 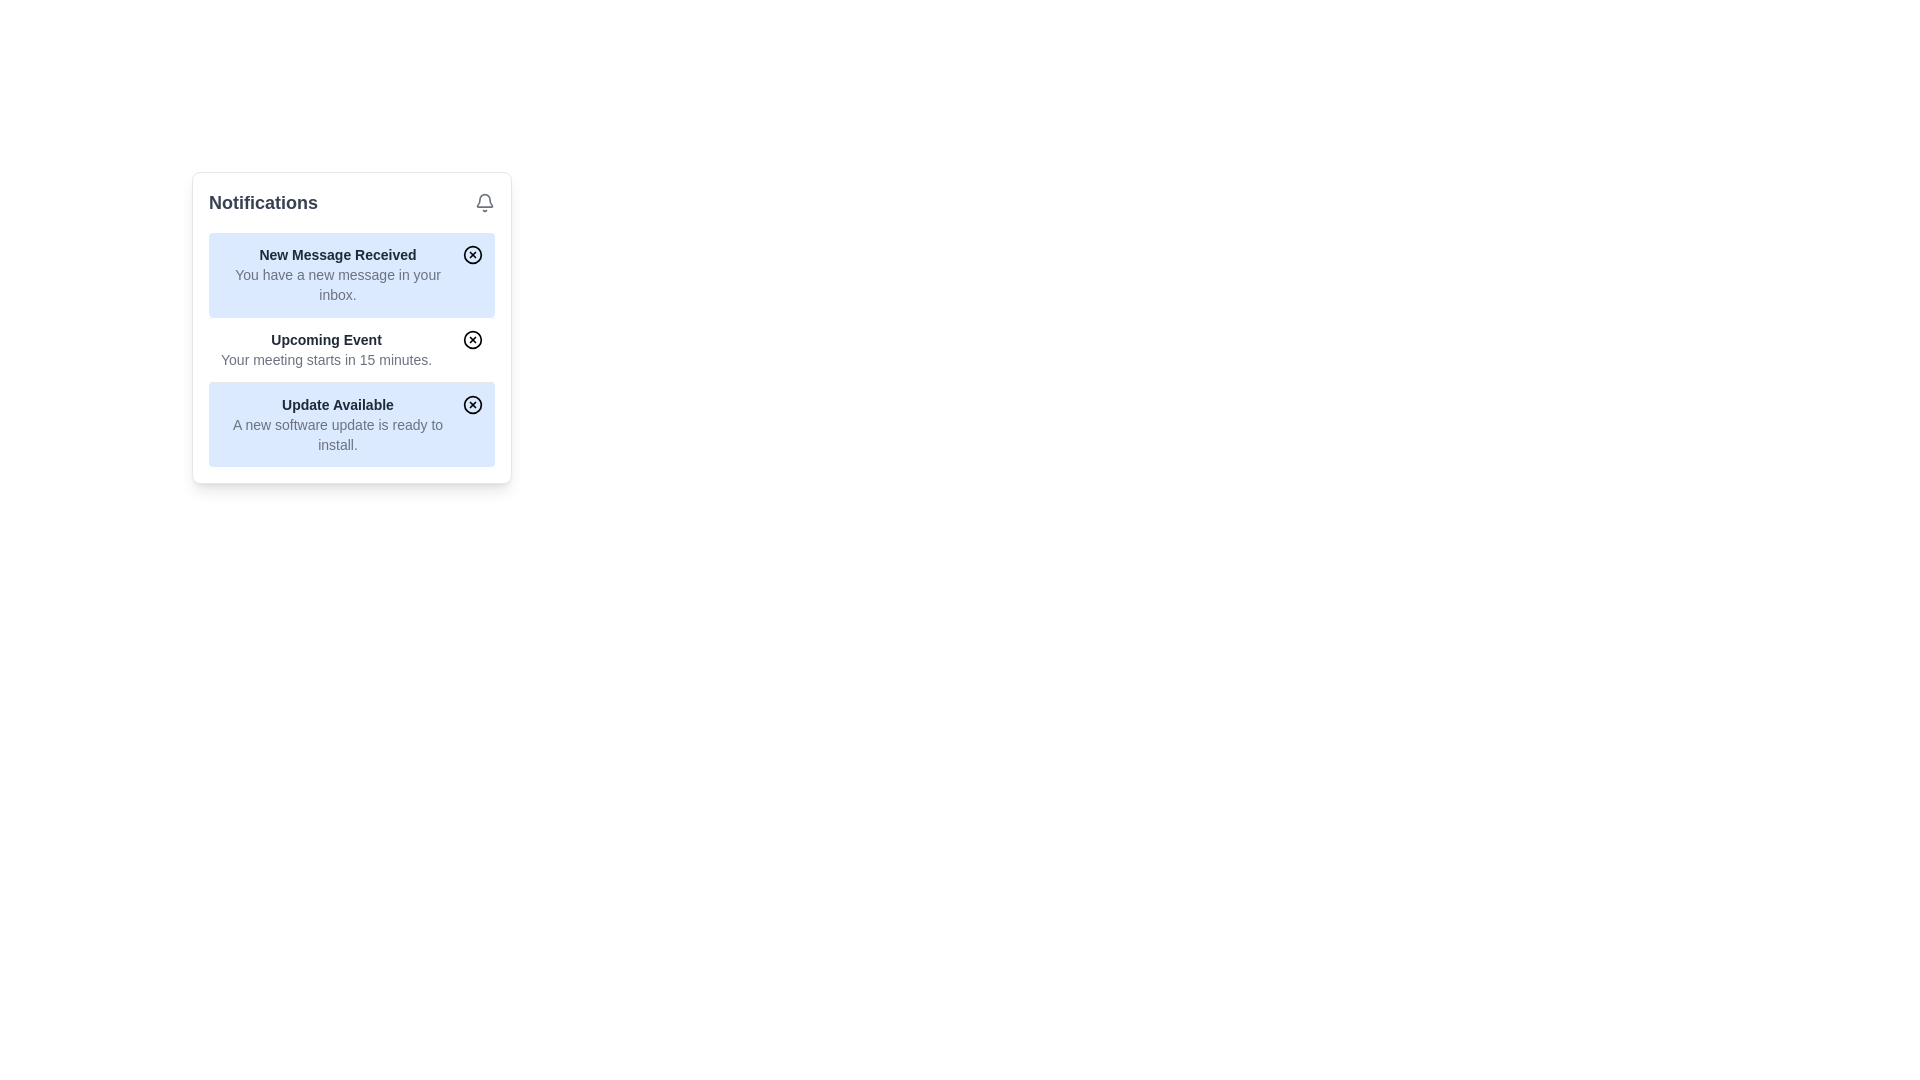 What do you see at coordinates (484, 203) in the screenshot?
I see `the bell icon located at the top-right corner of the notification panel to interact with it` at bounding box center [484, 203].